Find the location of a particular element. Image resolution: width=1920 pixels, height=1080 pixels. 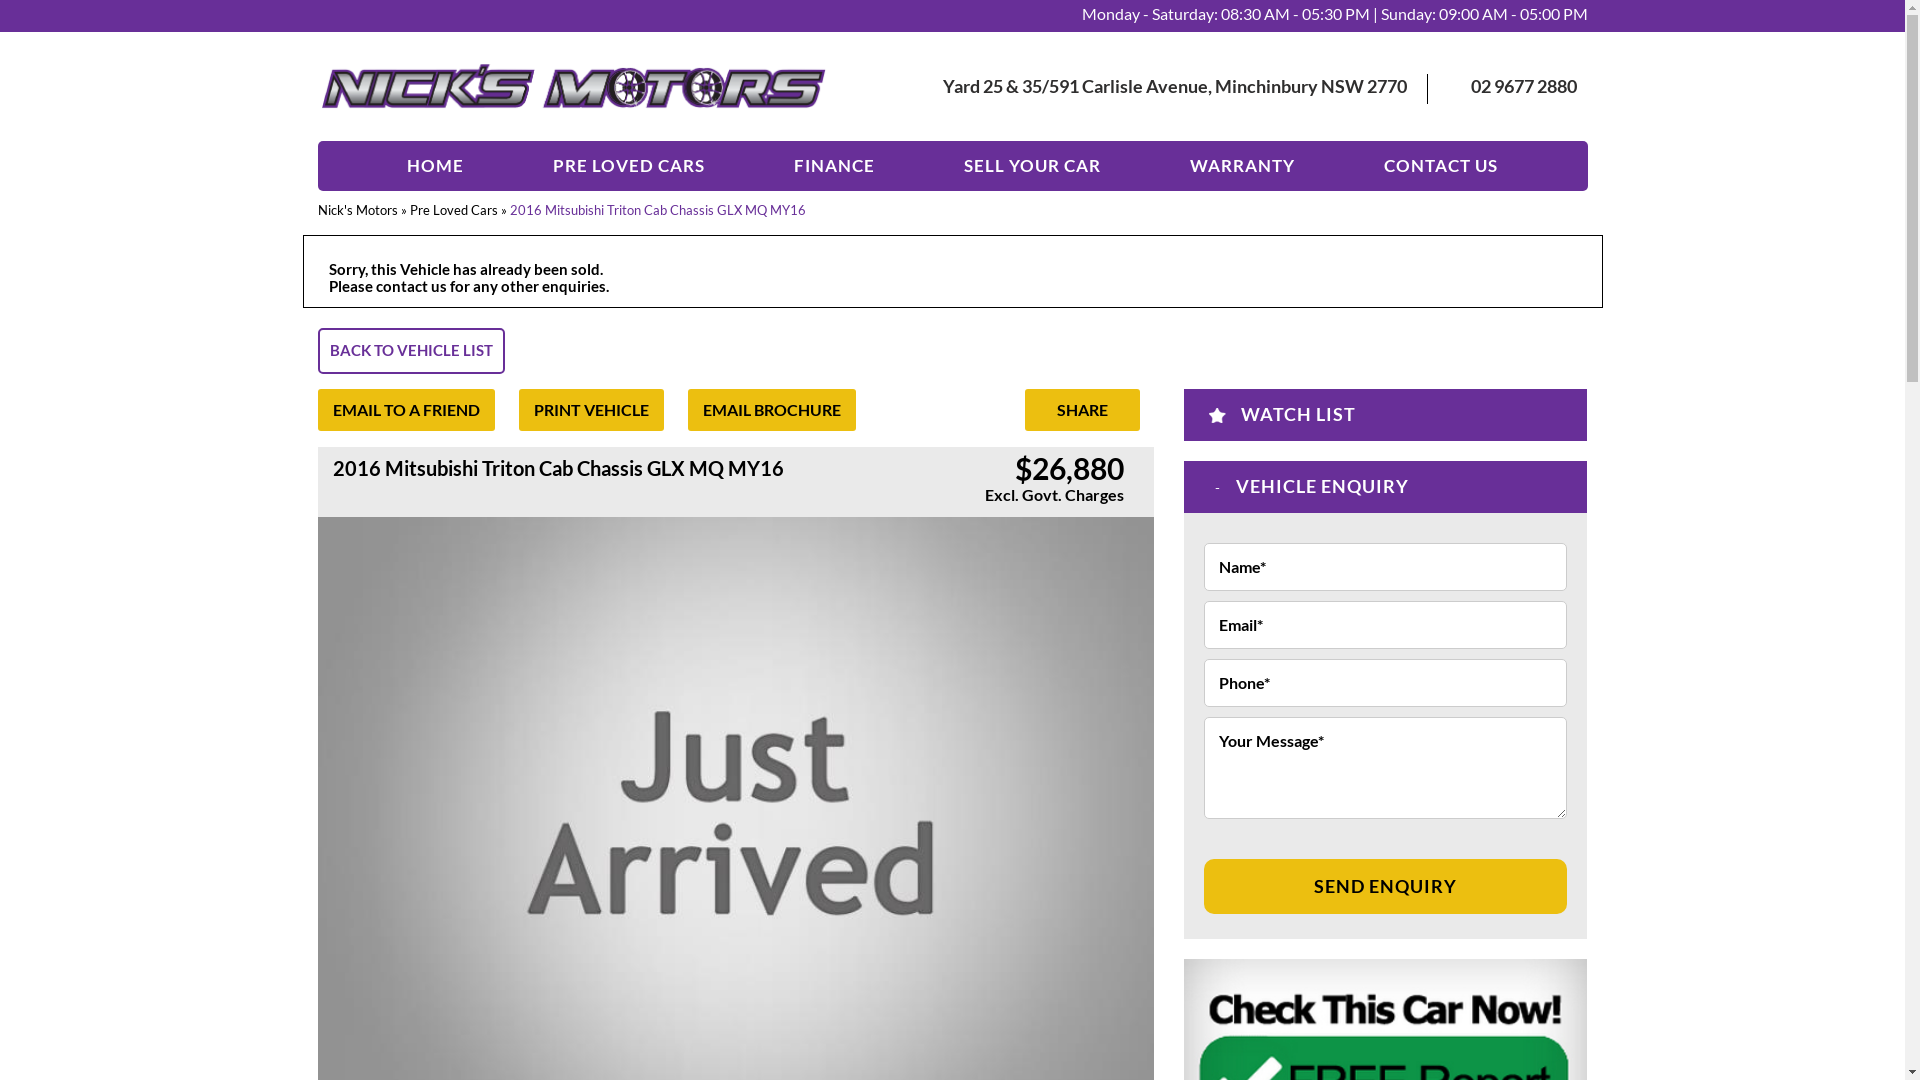

'SEND ENQUIRY' is located at coordinates (1384, 886).